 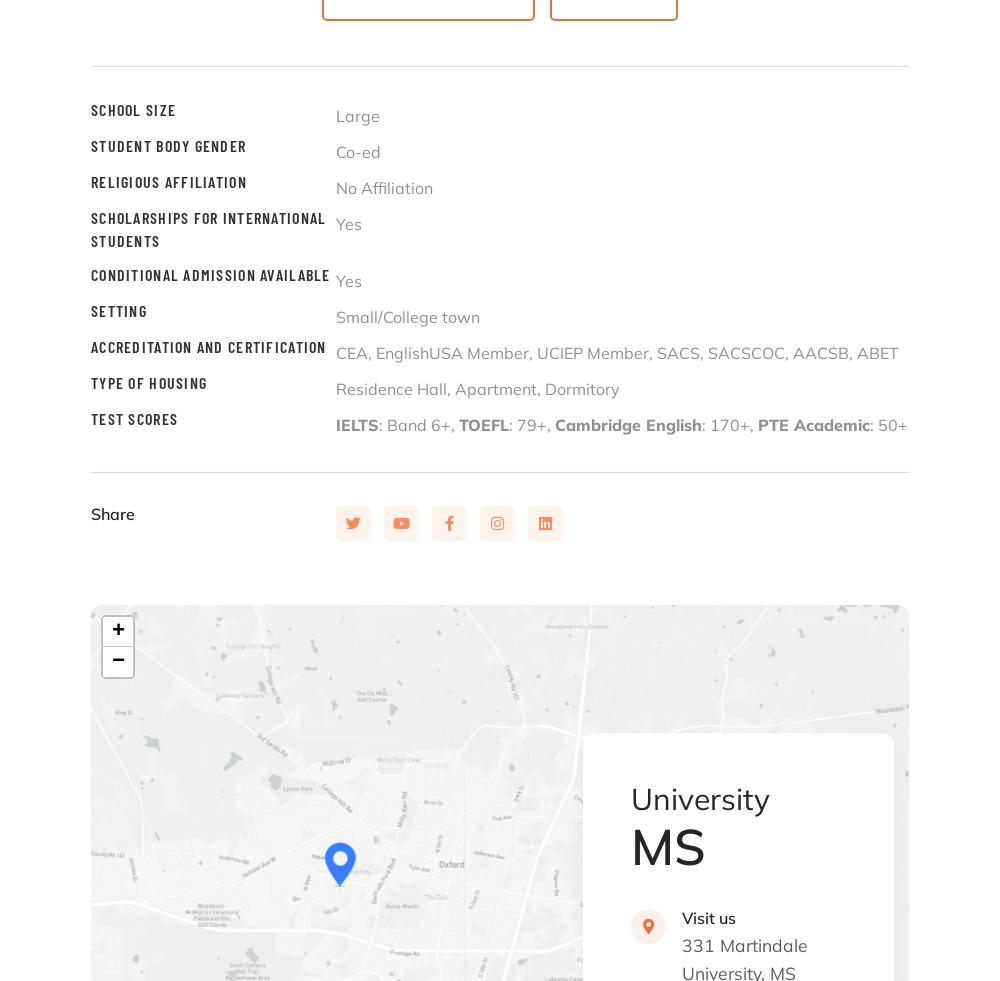 I want to click on ': 79+,', so click(x=532, y=423).